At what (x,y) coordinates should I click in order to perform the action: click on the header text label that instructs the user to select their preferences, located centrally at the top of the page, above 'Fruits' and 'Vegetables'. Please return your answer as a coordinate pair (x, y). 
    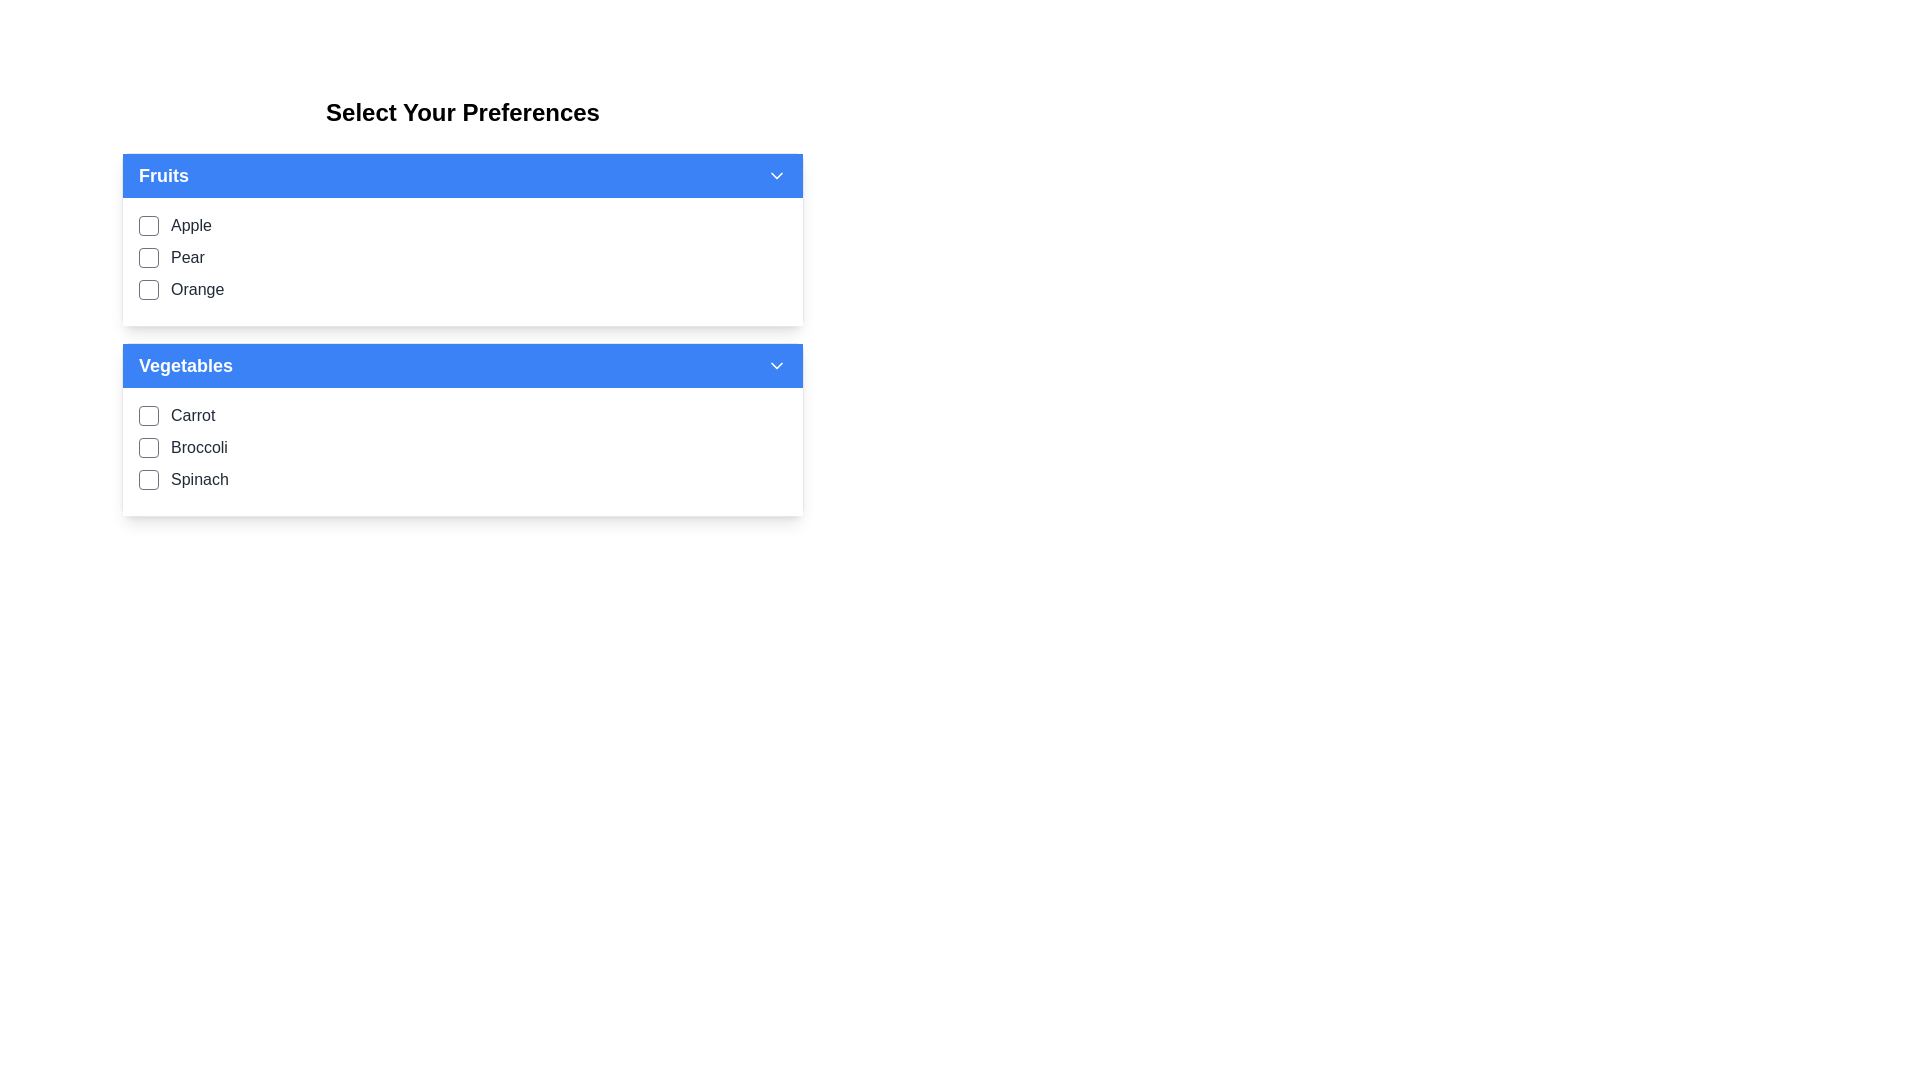
    Looking at the image, I should click on (461, 112).